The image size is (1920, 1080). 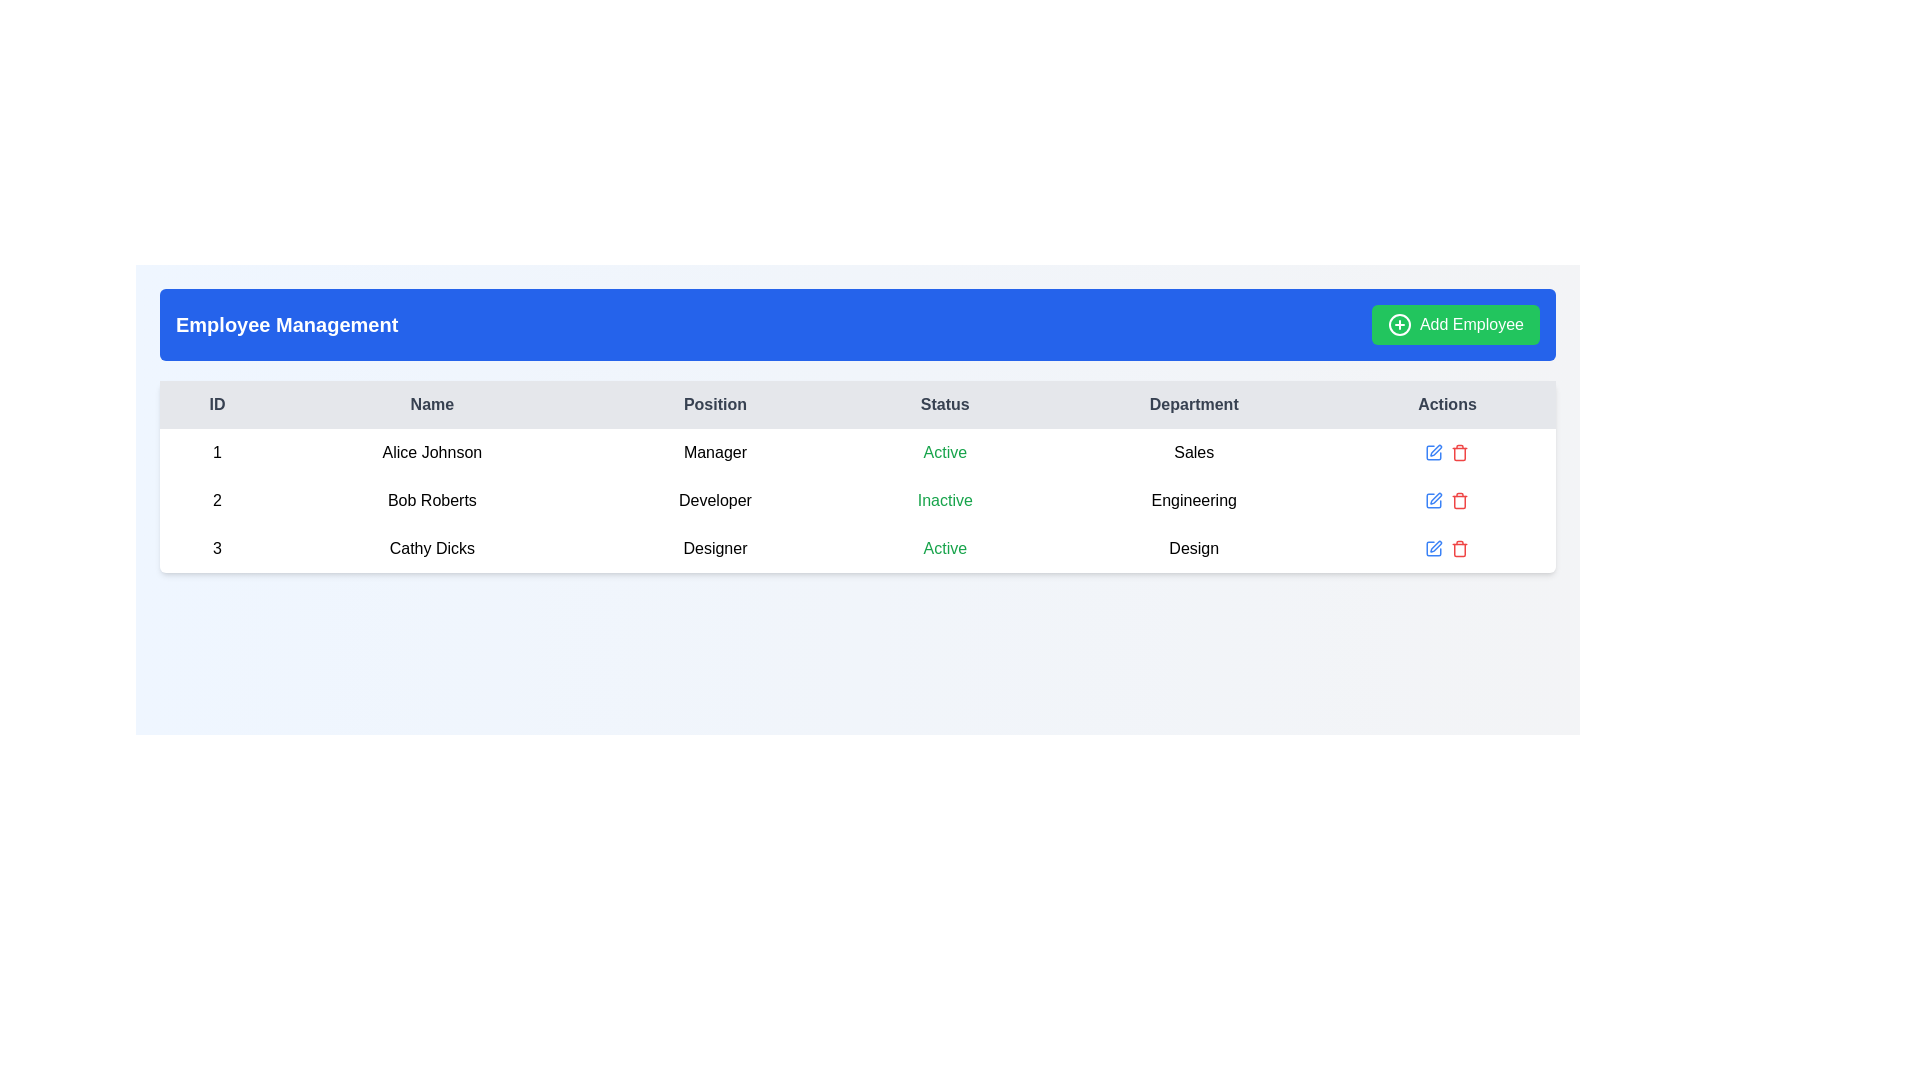 I want to click on the 'Edit' icon button located in the 'Actions' column of the third row corresponding to 'Cathy Dicks', so click(x=1433, y=548).